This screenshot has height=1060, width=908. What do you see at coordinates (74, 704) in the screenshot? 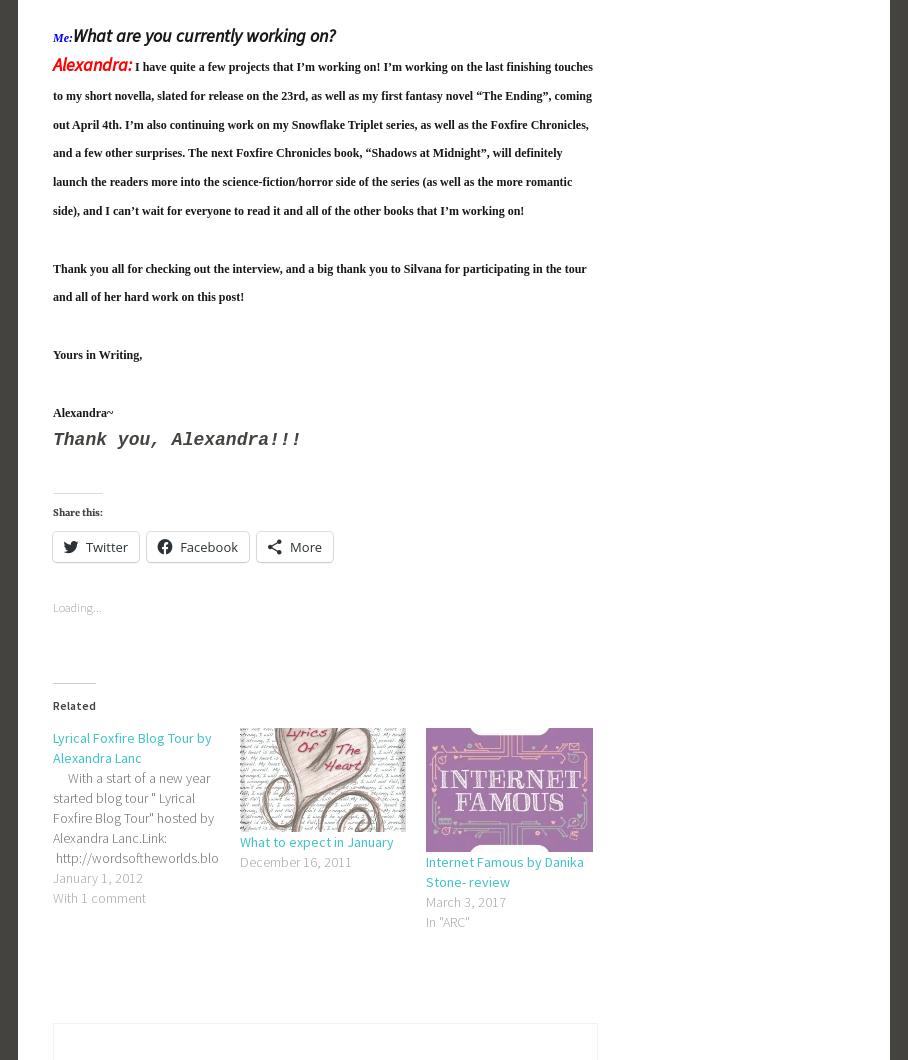
I see `'Related'` at bounding box center [74, 704].